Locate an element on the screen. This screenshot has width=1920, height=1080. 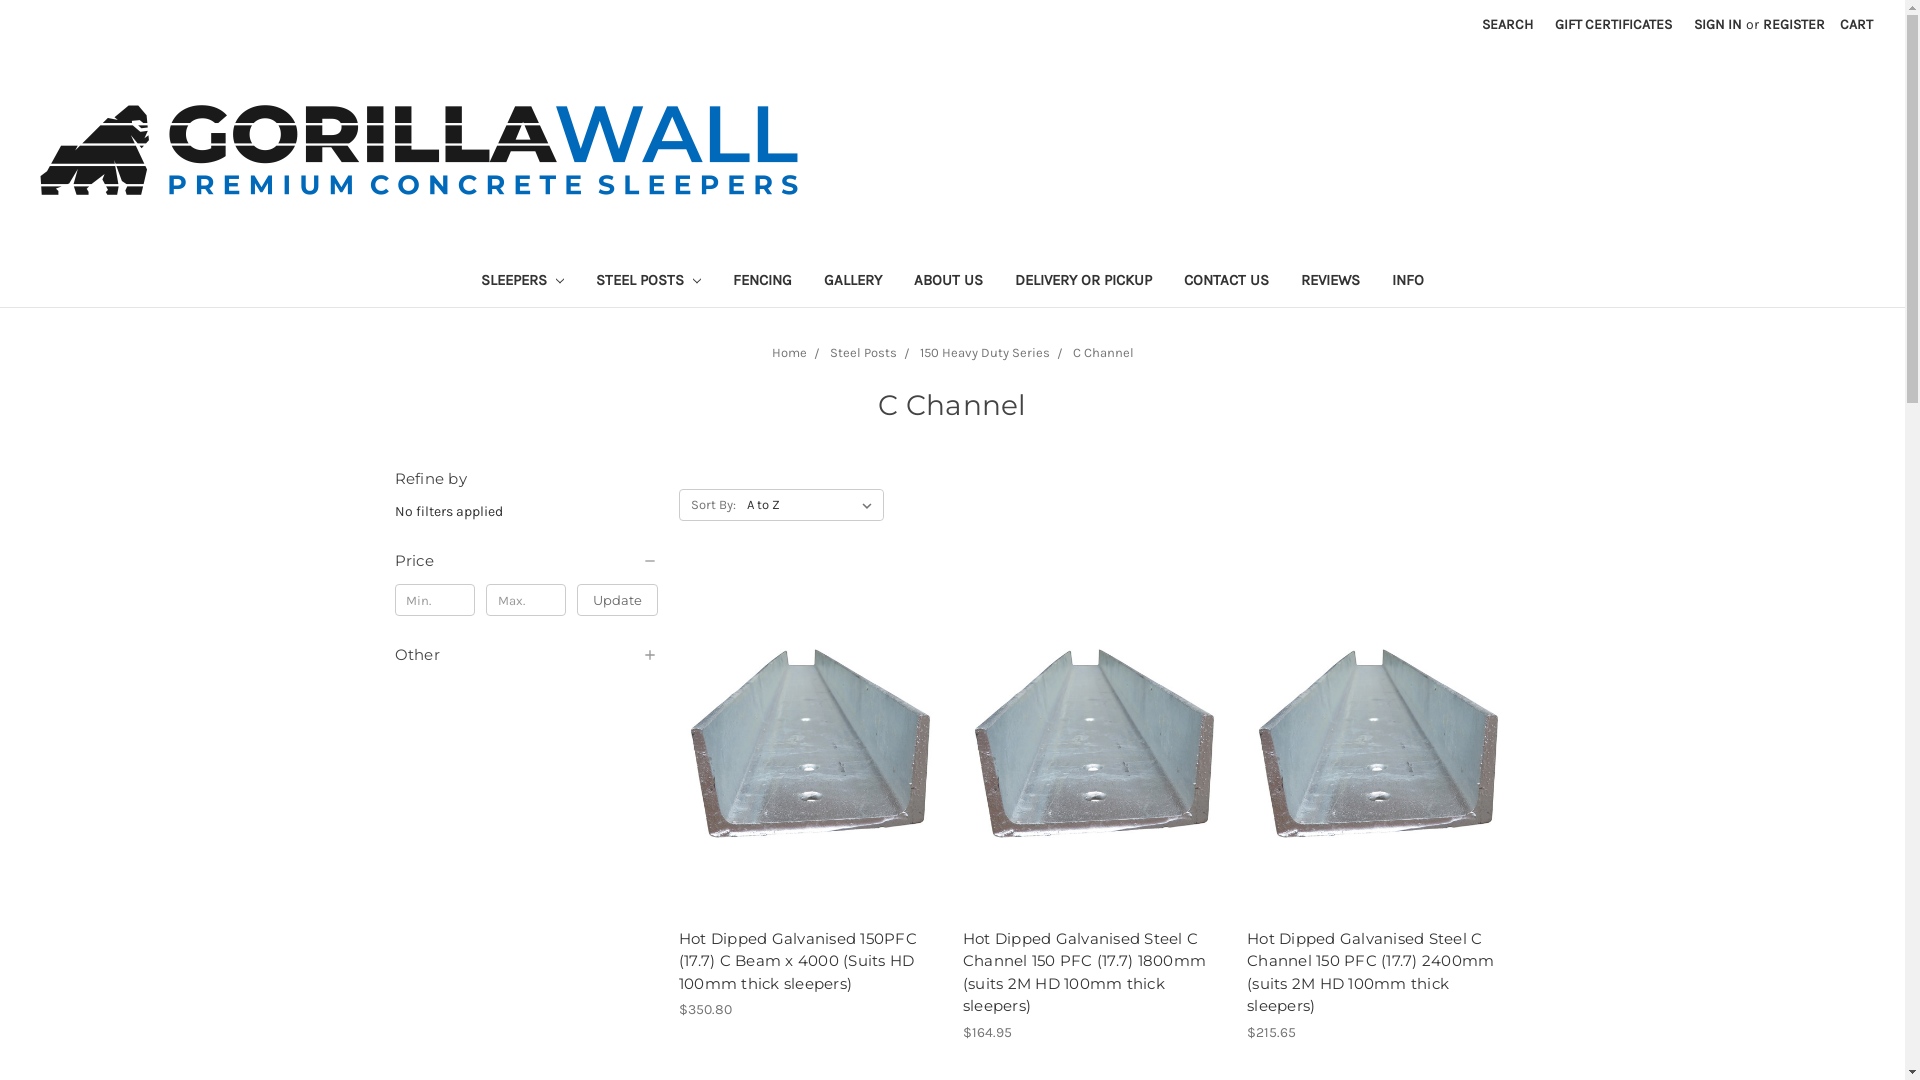
'Steel Posts' is located at coordinates (863, 351).